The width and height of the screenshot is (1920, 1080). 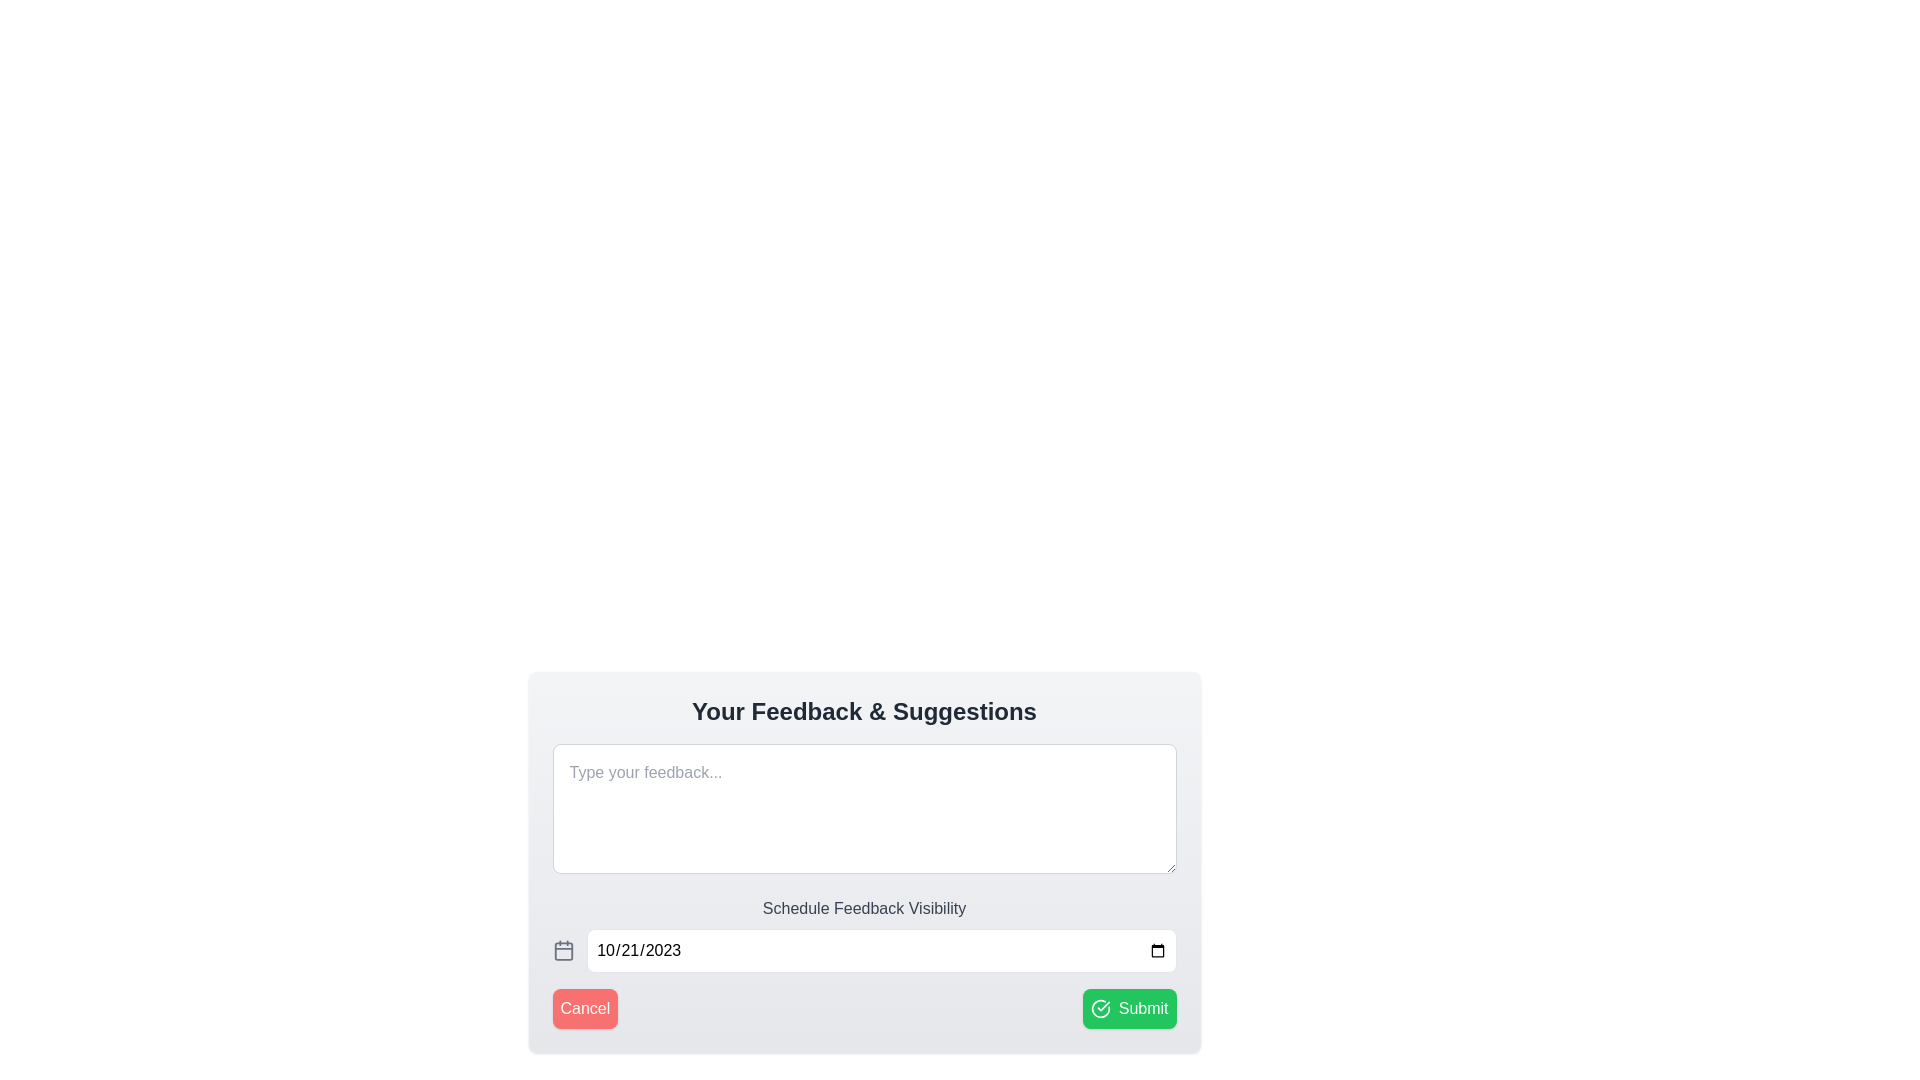 What do you see at coordinates (562, 950) in the screenshot?
I see `the rectangular shape with rounded corners within the calendar icon, located to the left of the date selection input box` at bounding box center [562, 950].